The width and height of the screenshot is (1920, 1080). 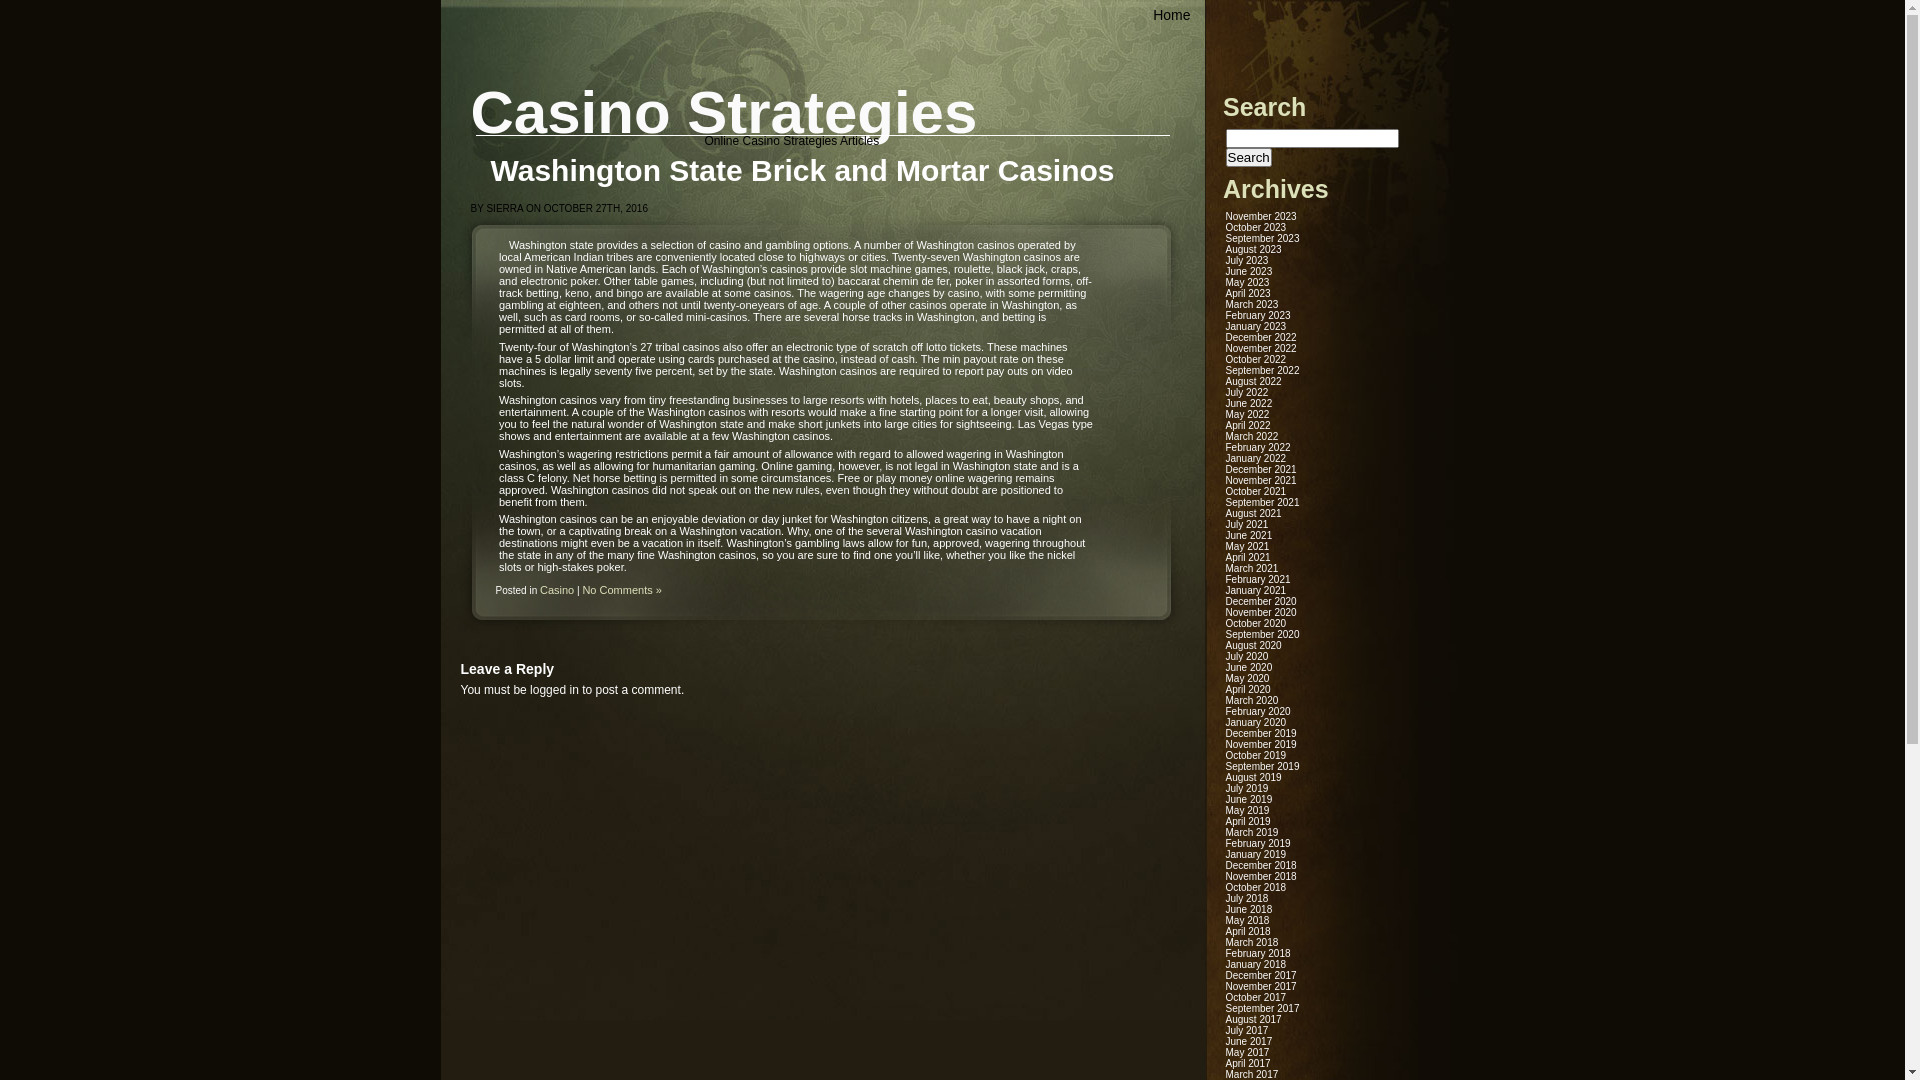 I want to click on 'February 2019', so click(x=1257, y=843).